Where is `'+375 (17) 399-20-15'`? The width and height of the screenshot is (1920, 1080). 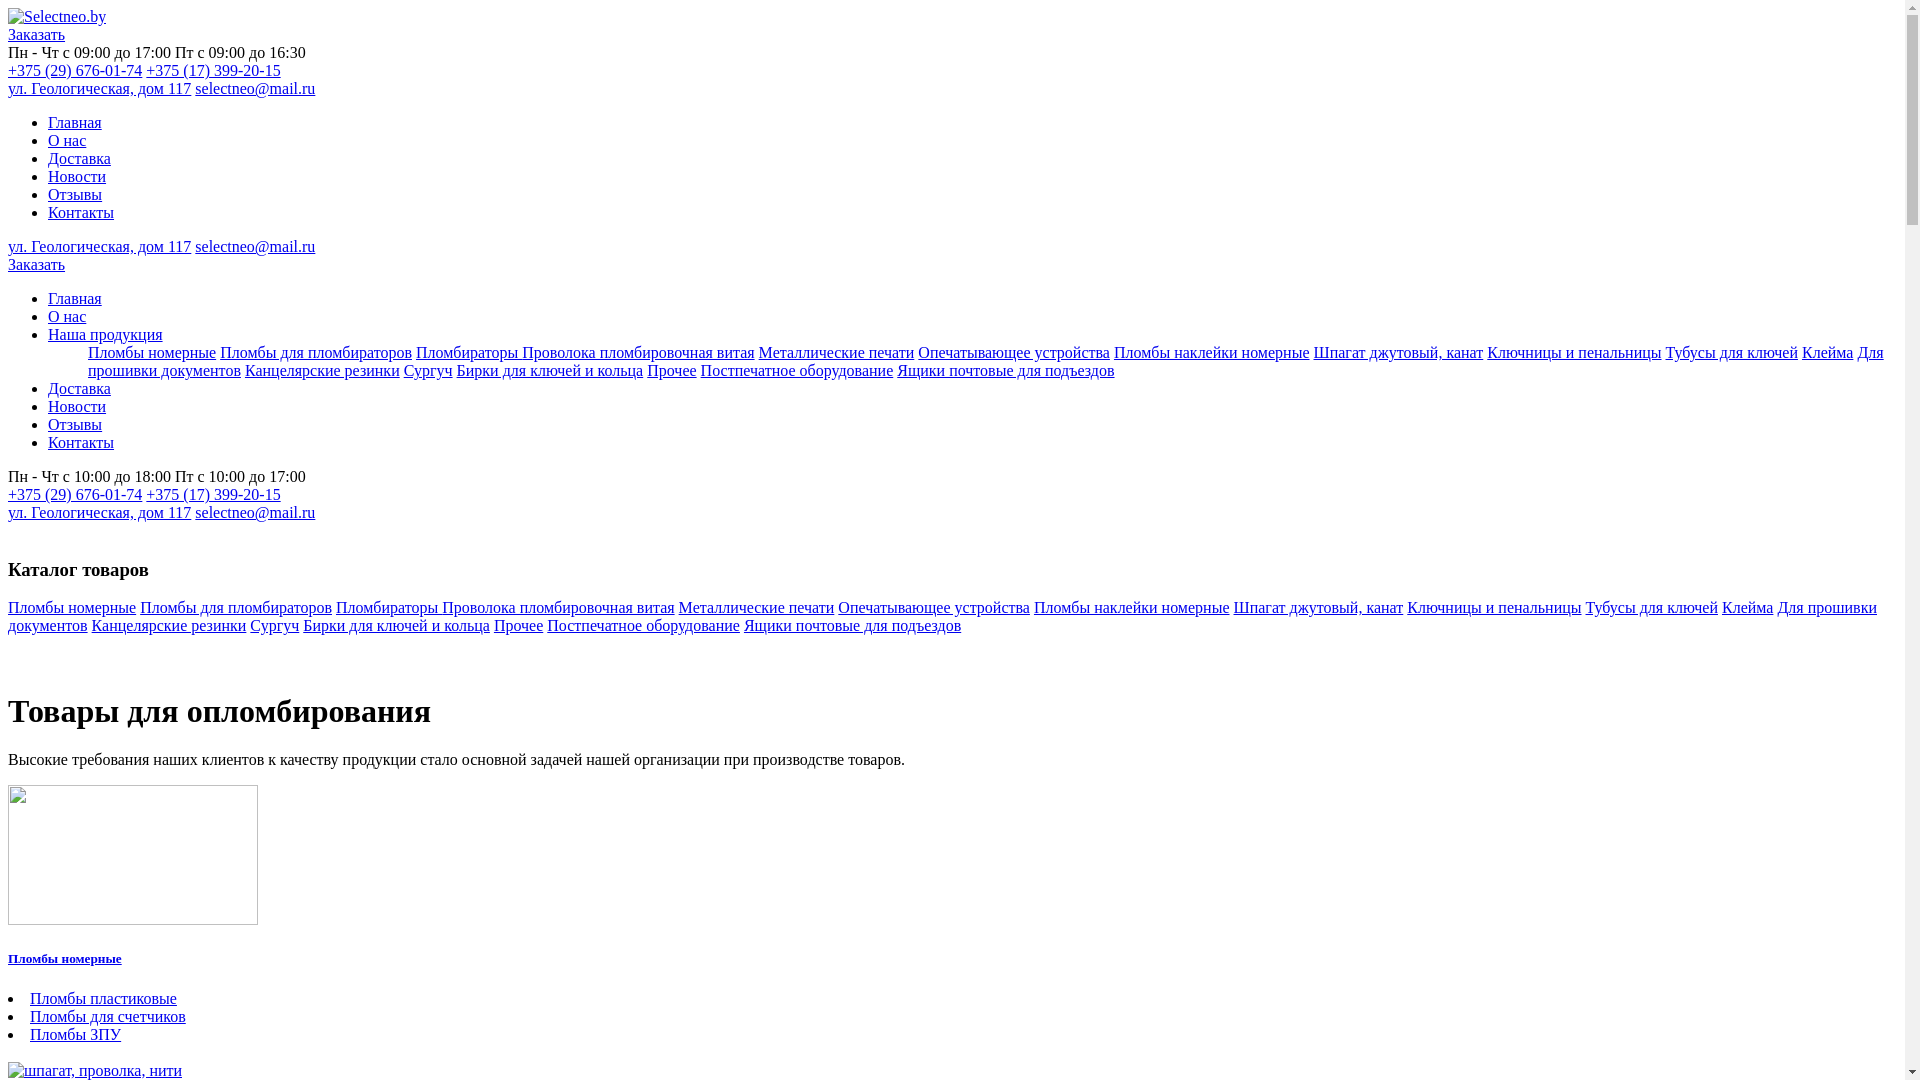
'+375 (17) 399-20-15' is located at coordinates (212, 494).